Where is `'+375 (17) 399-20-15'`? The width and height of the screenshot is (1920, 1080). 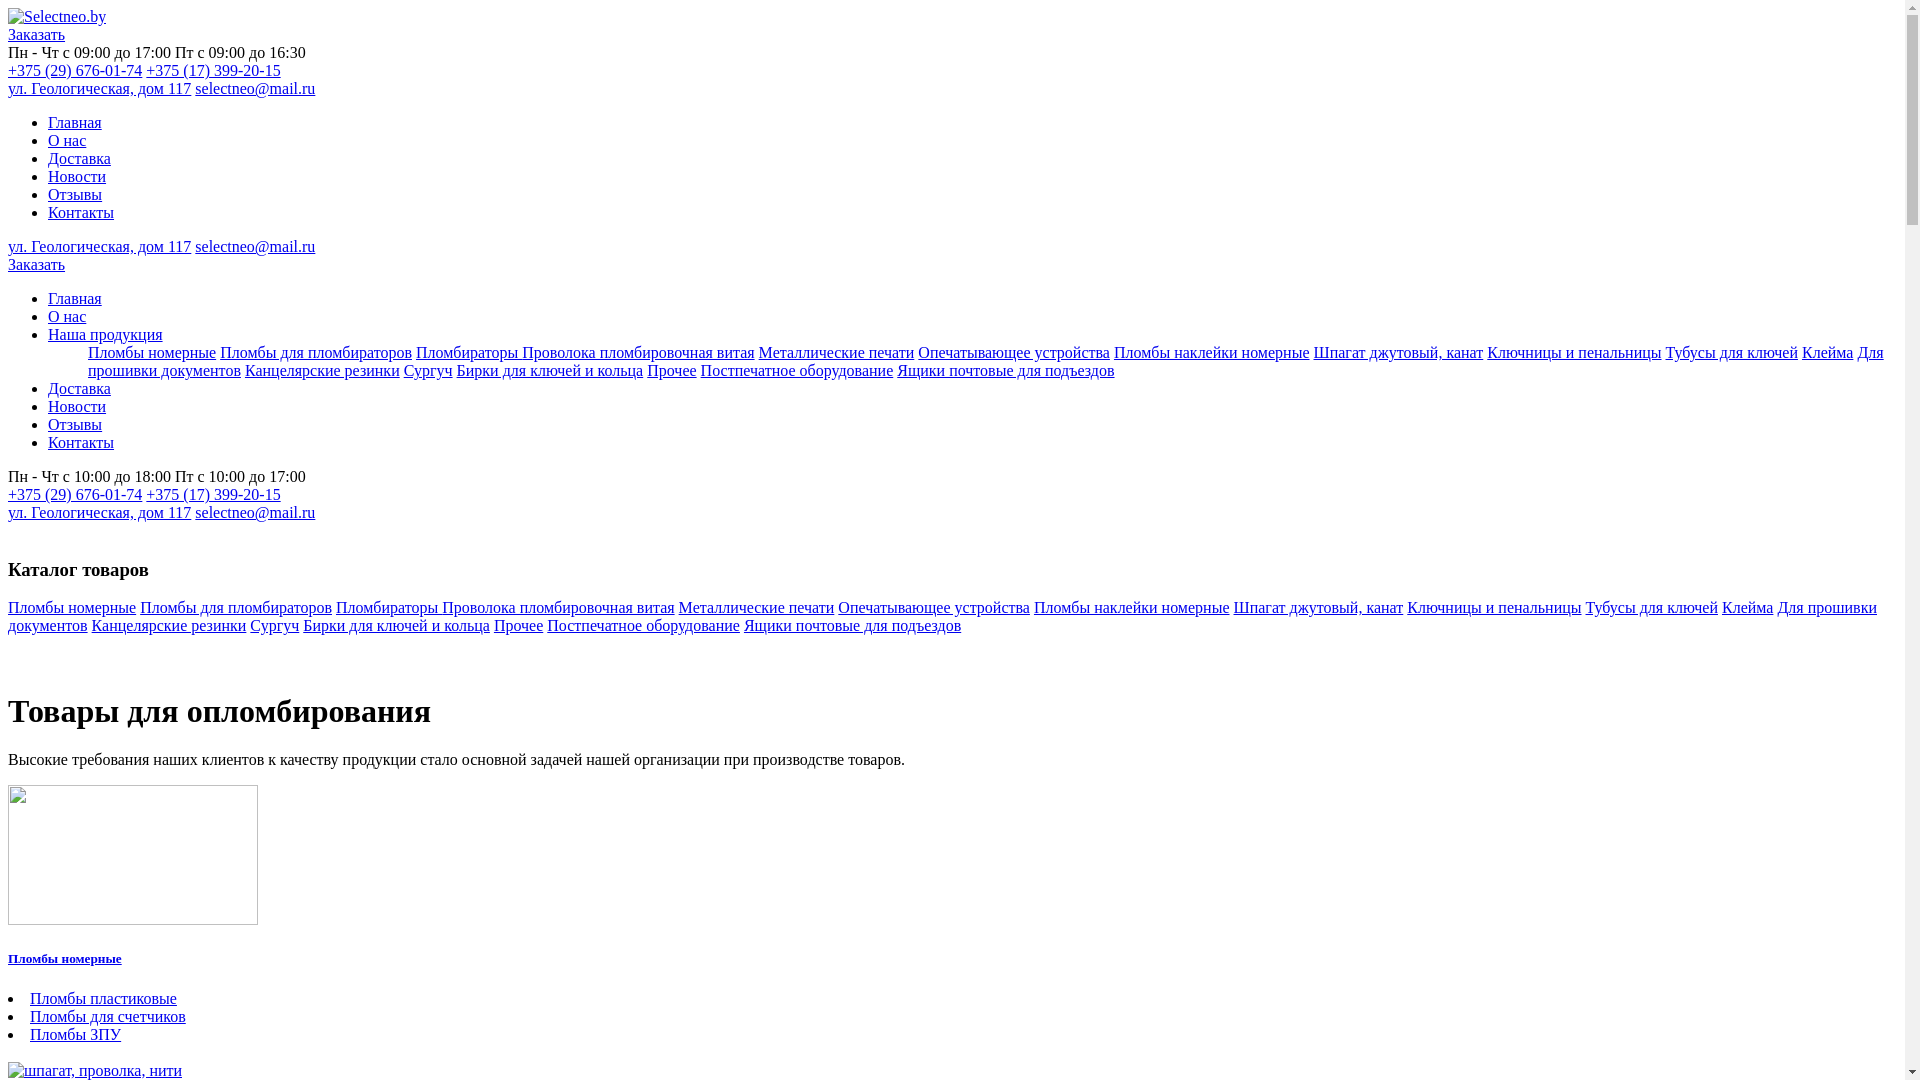
'+375 (17) 399-20-15' is located at coordinates (212, 494).